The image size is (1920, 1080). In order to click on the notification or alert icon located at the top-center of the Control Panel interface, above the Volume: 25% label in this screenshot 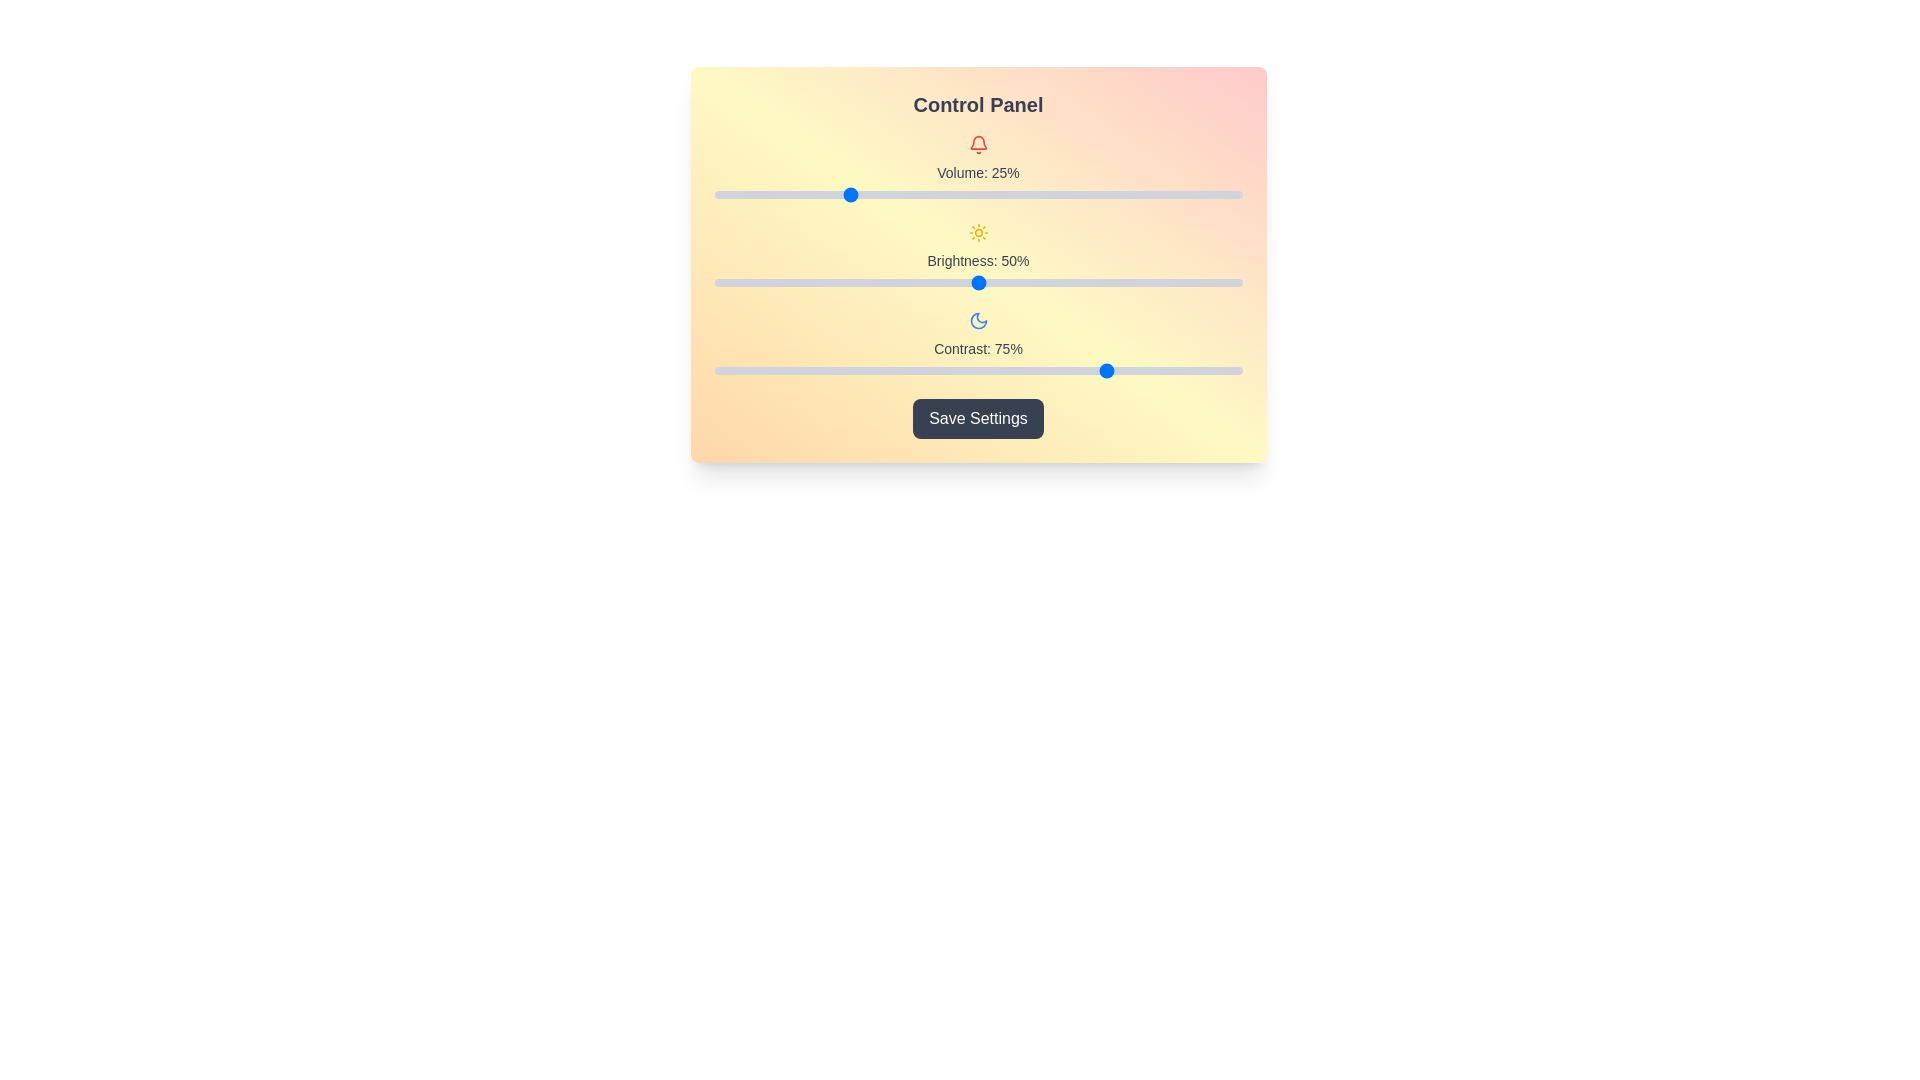, I will do `click(978, 141)`.